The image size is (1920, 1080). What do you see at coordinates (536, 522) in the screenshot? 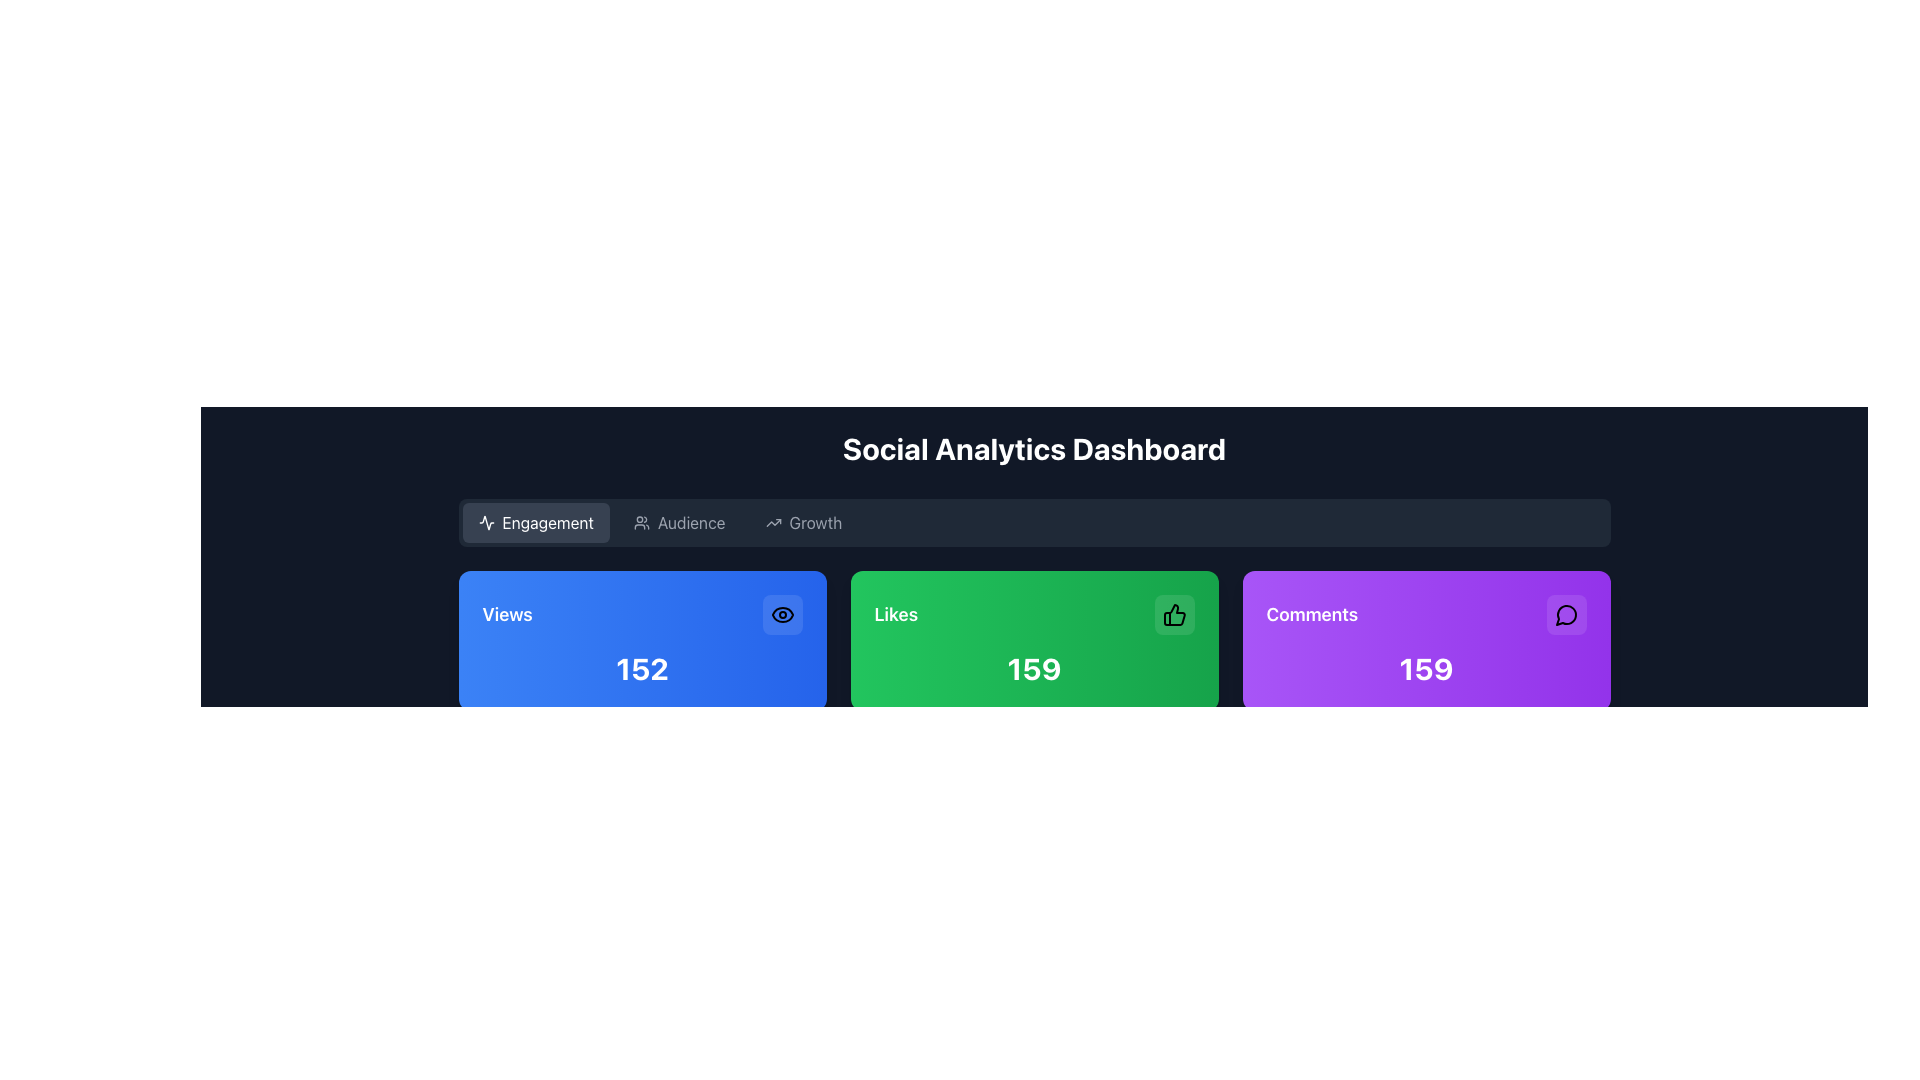
I see `the 'Engagement' button, which is a rectangular button with a dark gray background and white text featuring a heartbeat icon on the left` at bounding box center [536, 522].